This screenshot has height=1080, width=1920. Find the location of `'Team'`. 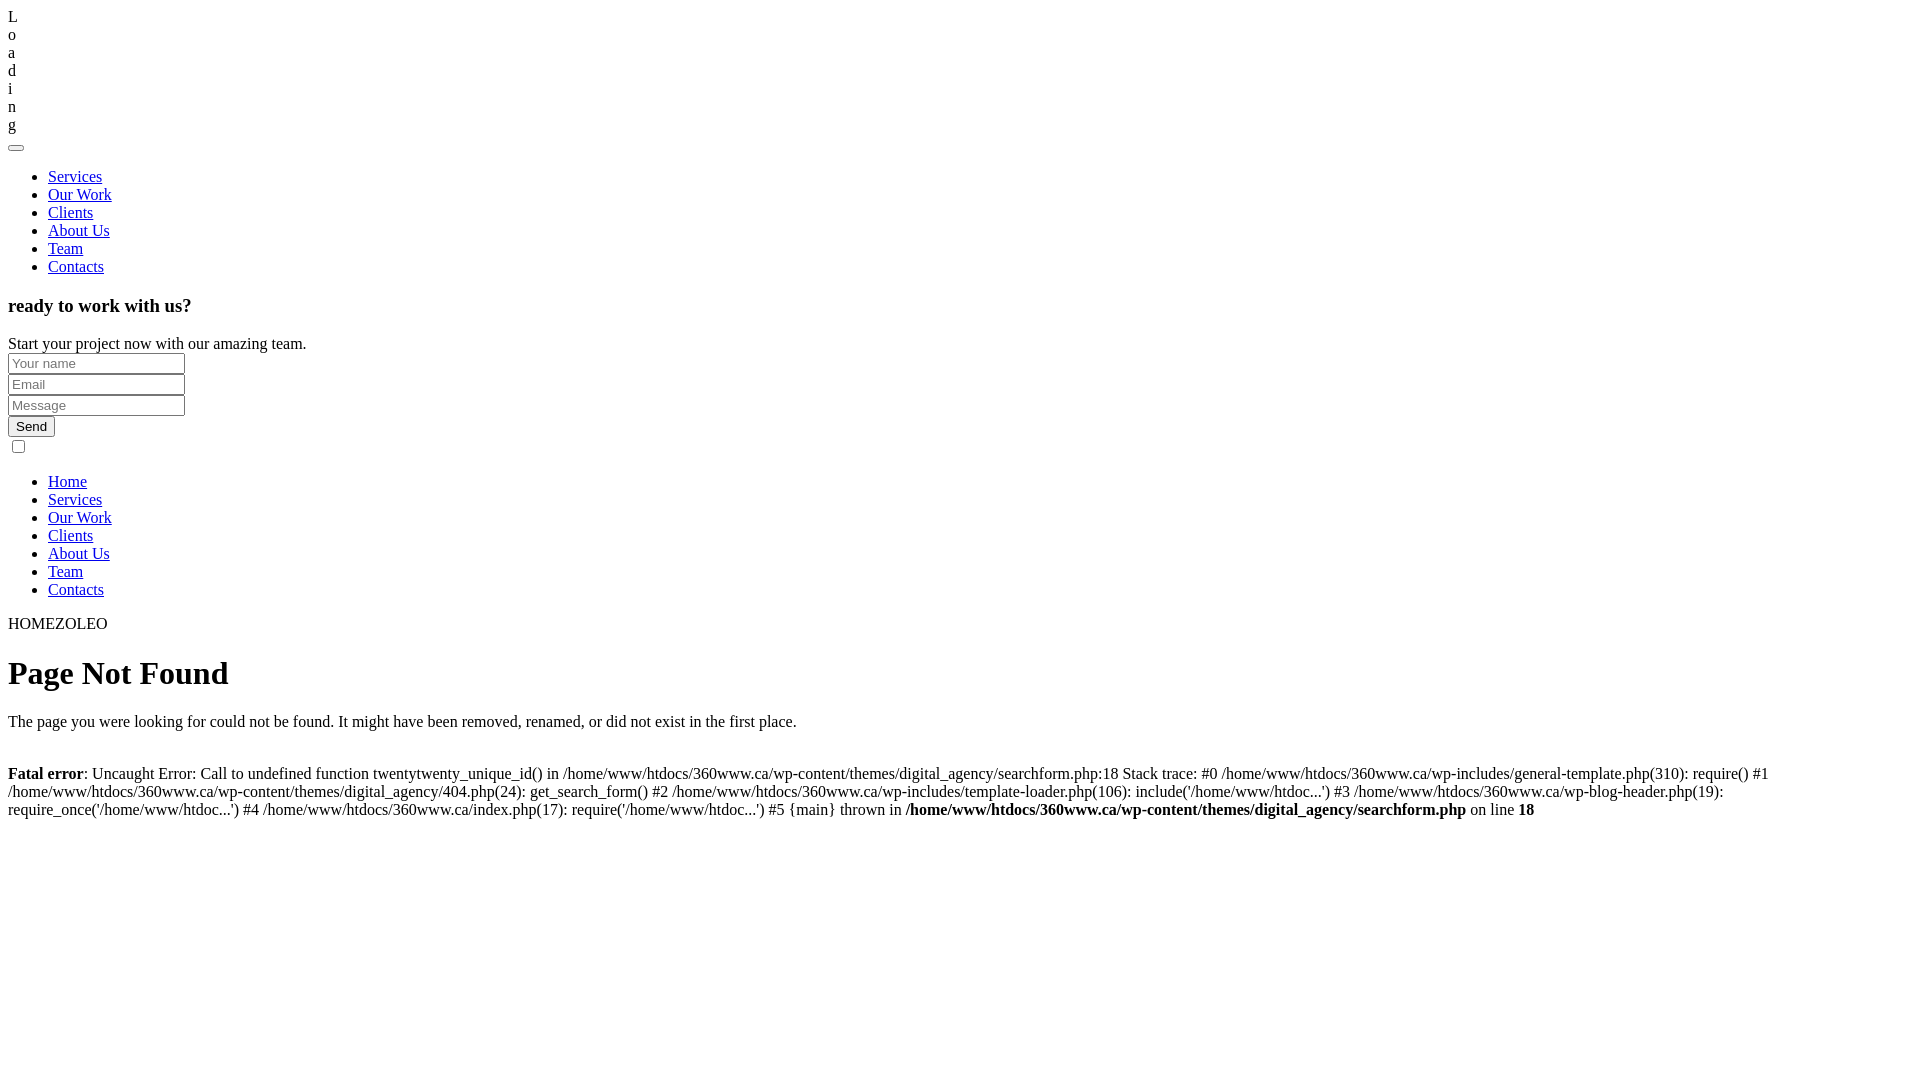

'Team' is located at coordinates (65, 571).